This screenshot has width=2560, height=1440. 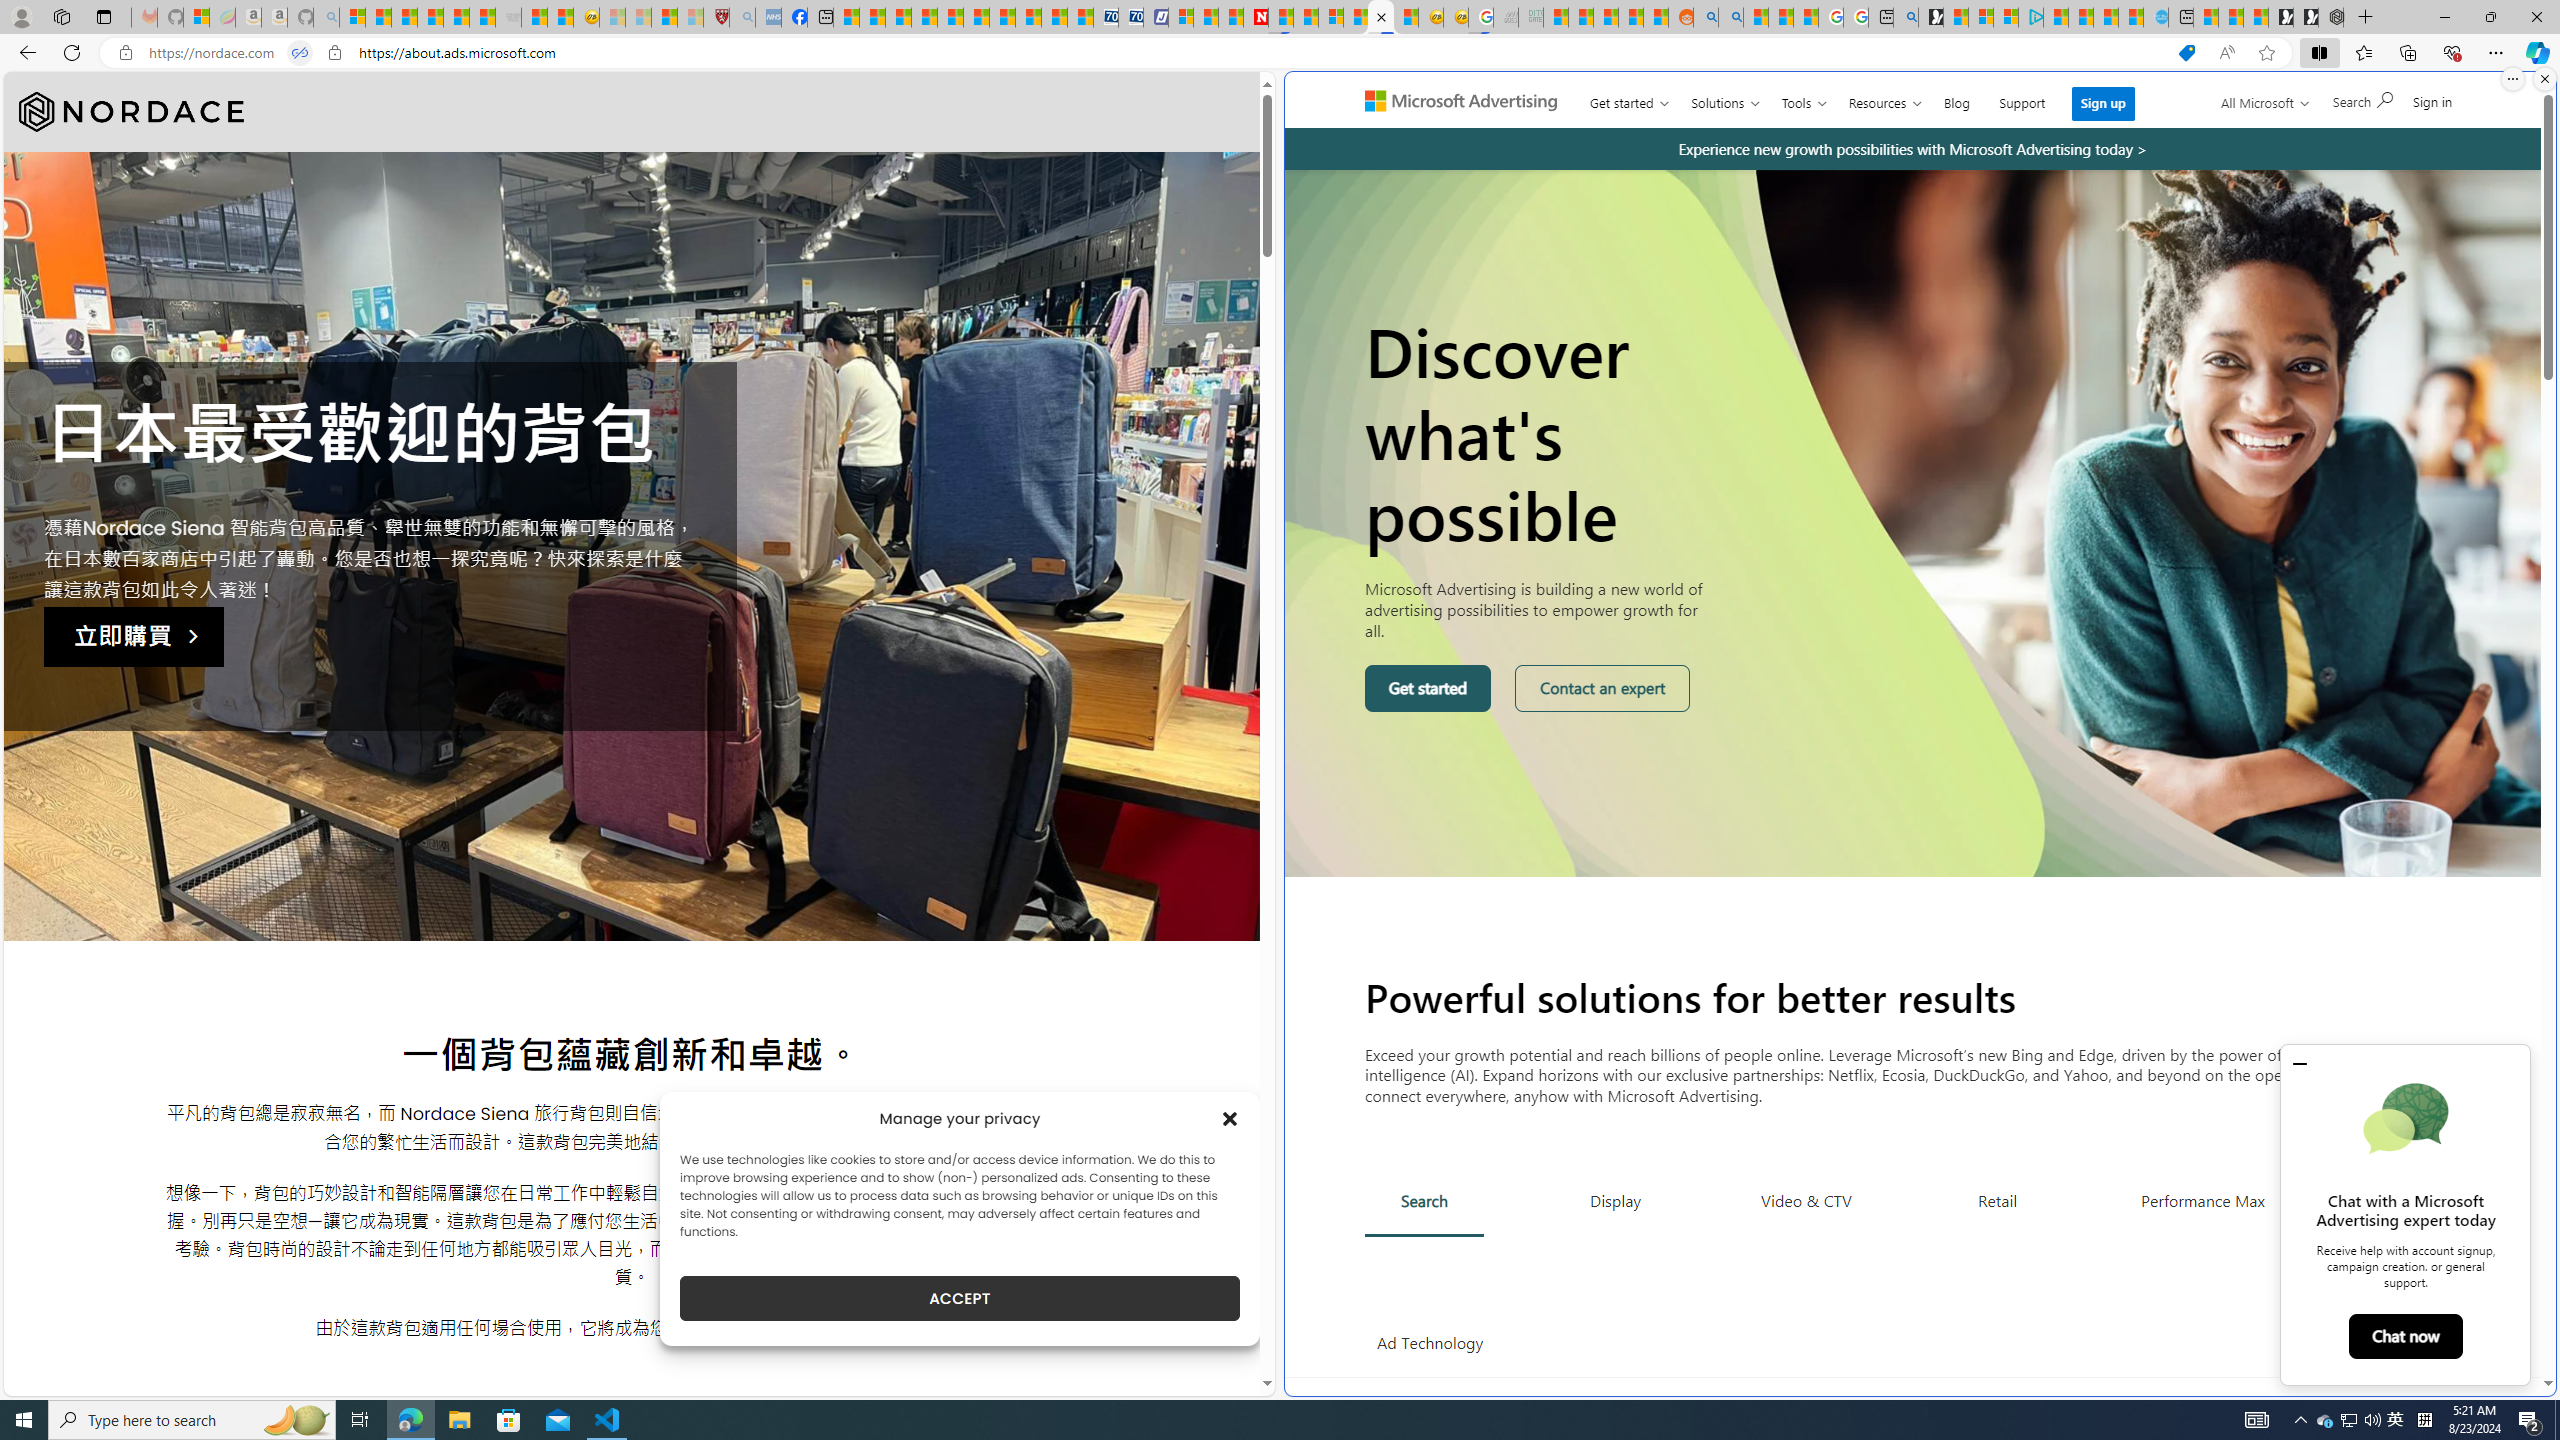 I want to click on 'Get started', so click(x=1427, y=689).